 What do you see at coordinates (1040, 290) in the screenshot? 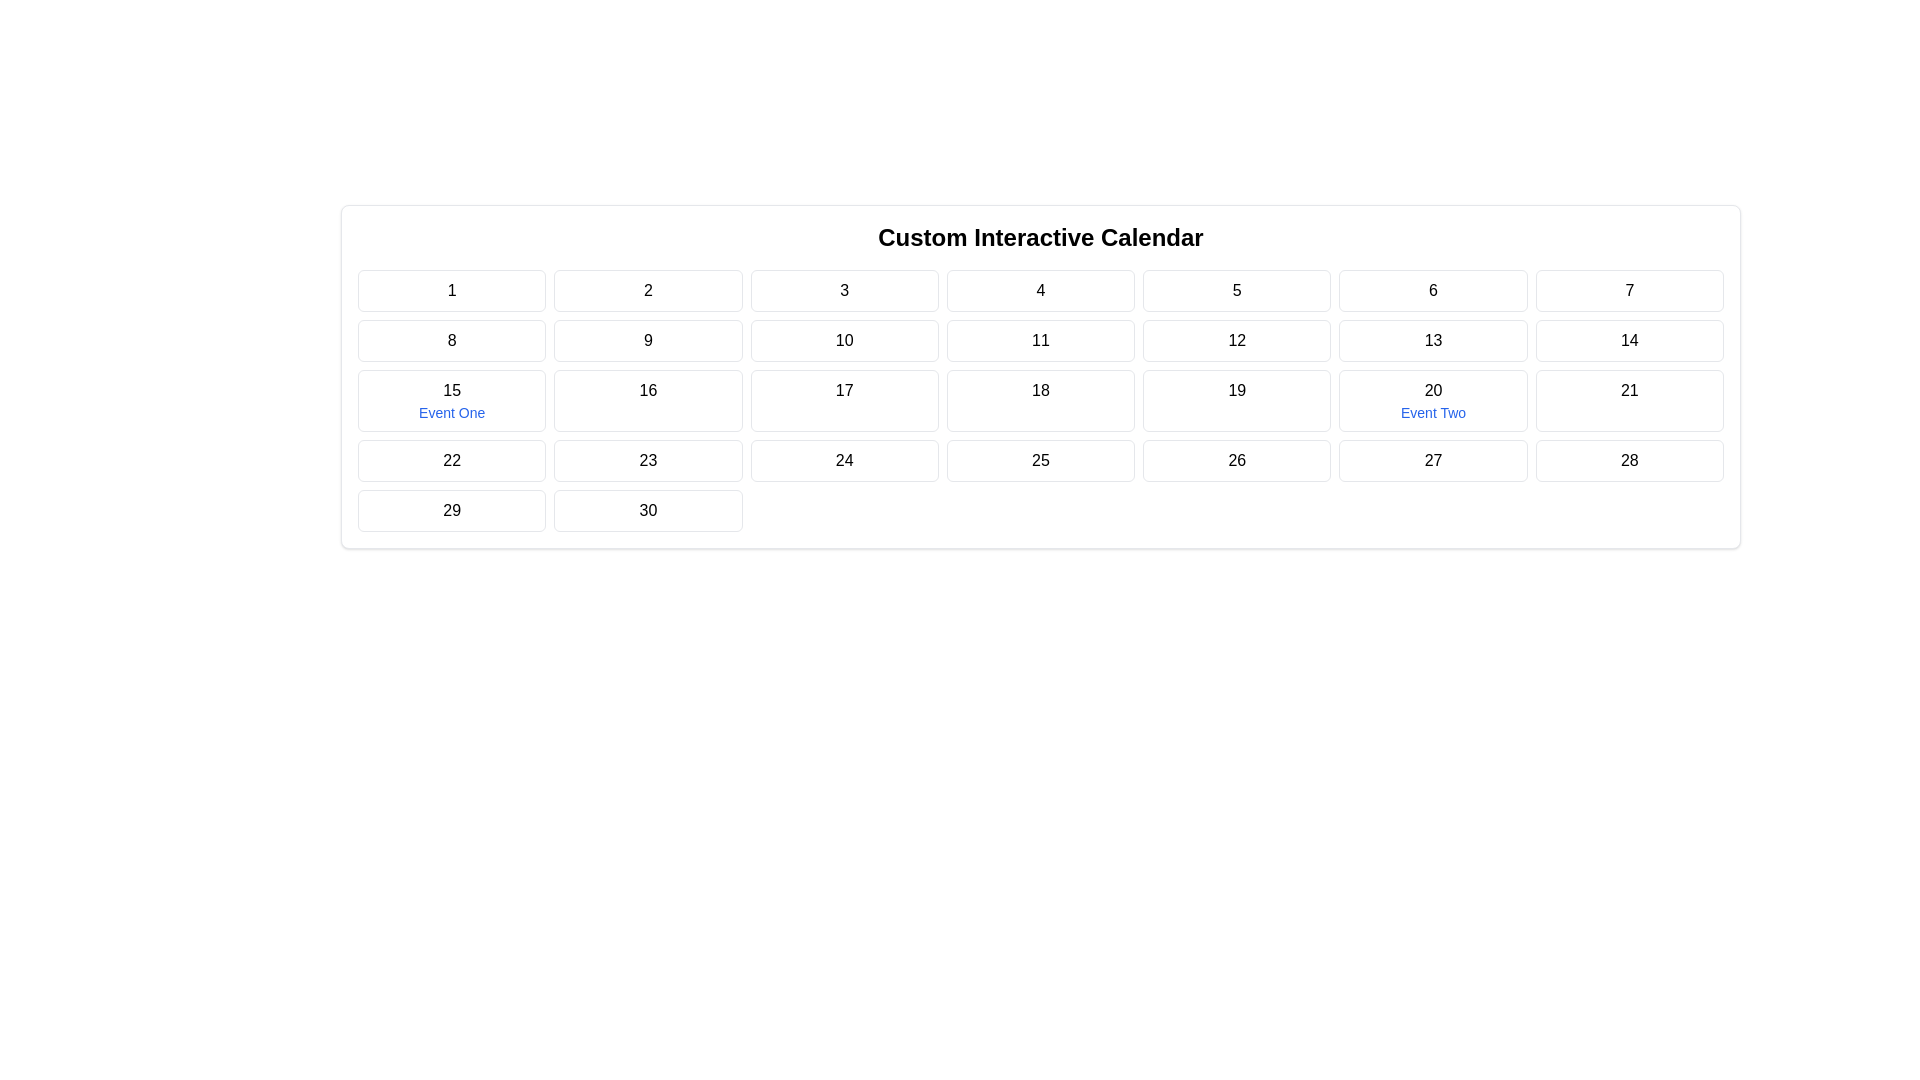
I see `the non-interactive label representing the fourth day in the calendar view, located in the first row and fourth column of the grid layout` at bounding box center [1040, 290].